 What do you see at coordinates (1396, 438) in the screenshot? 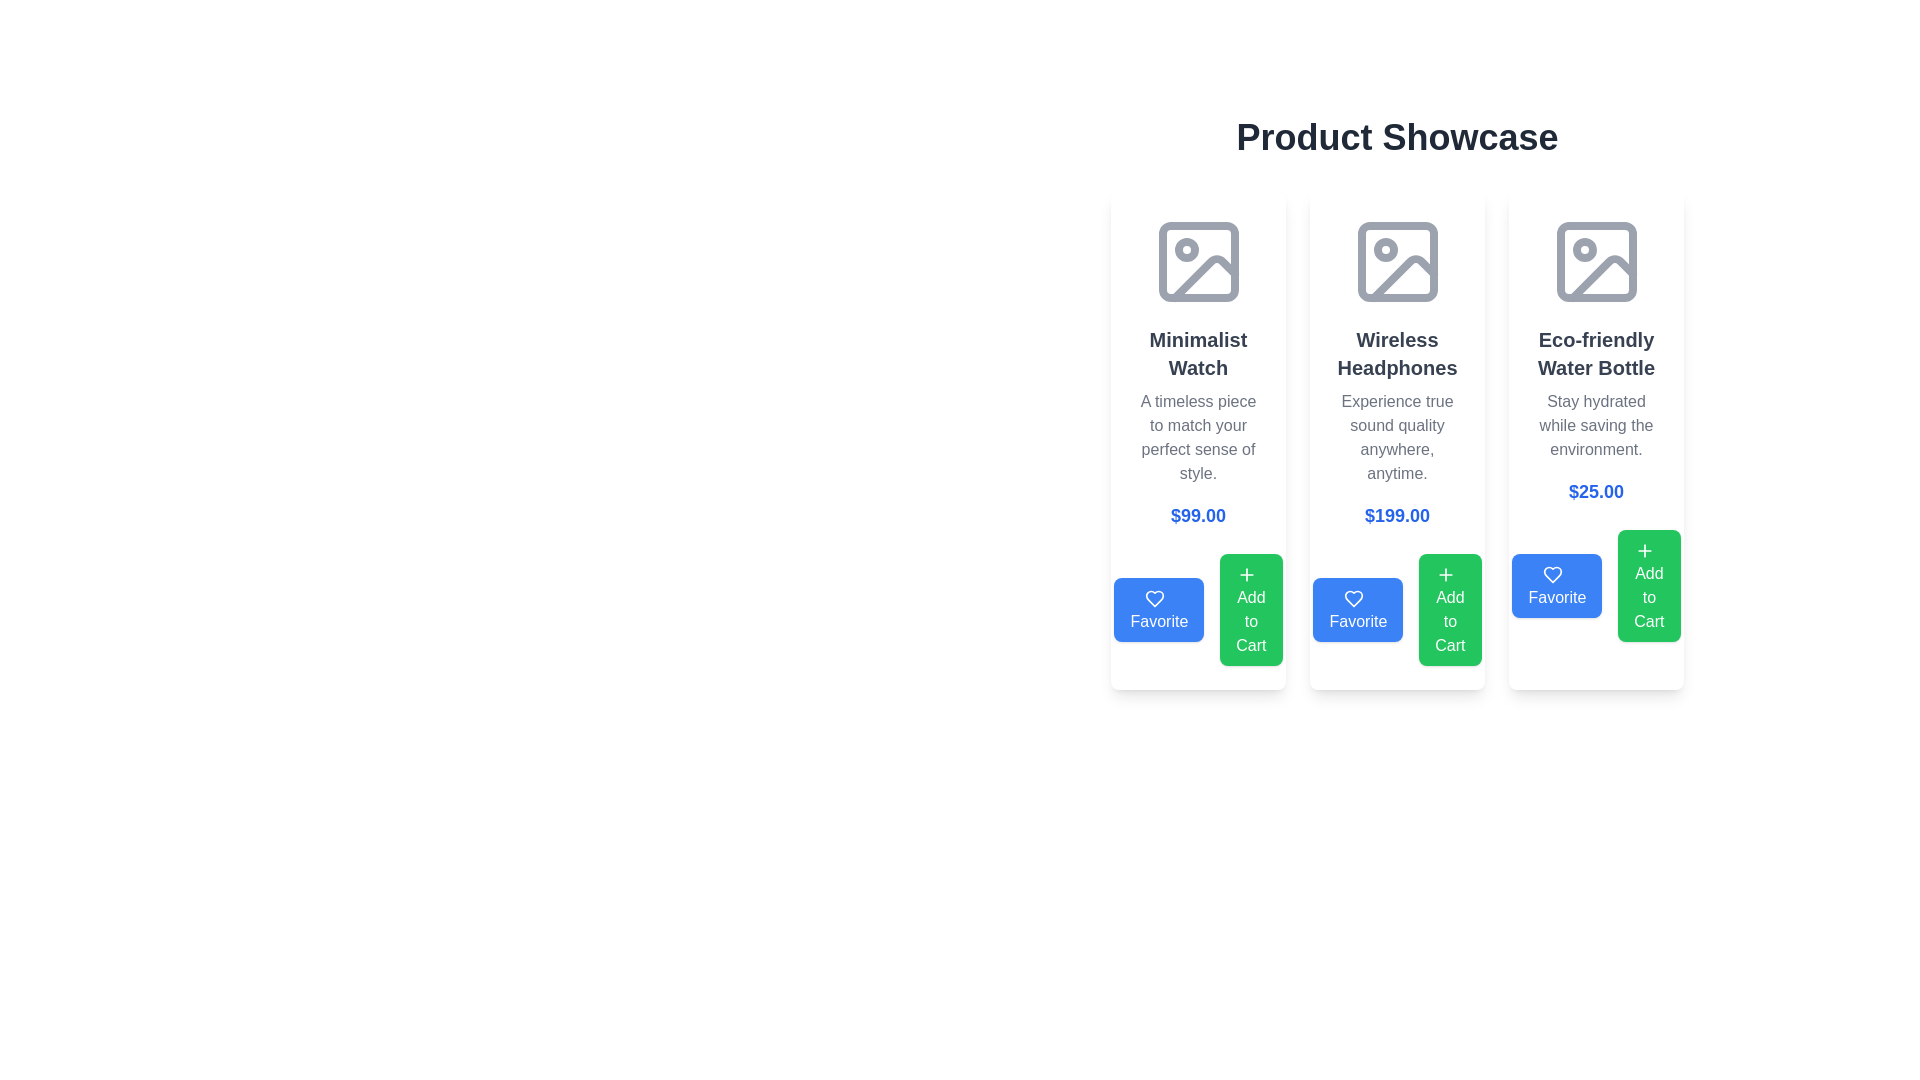
I see `the product card for 'Wireless Headphones'` at bounding box center [1396, 438].